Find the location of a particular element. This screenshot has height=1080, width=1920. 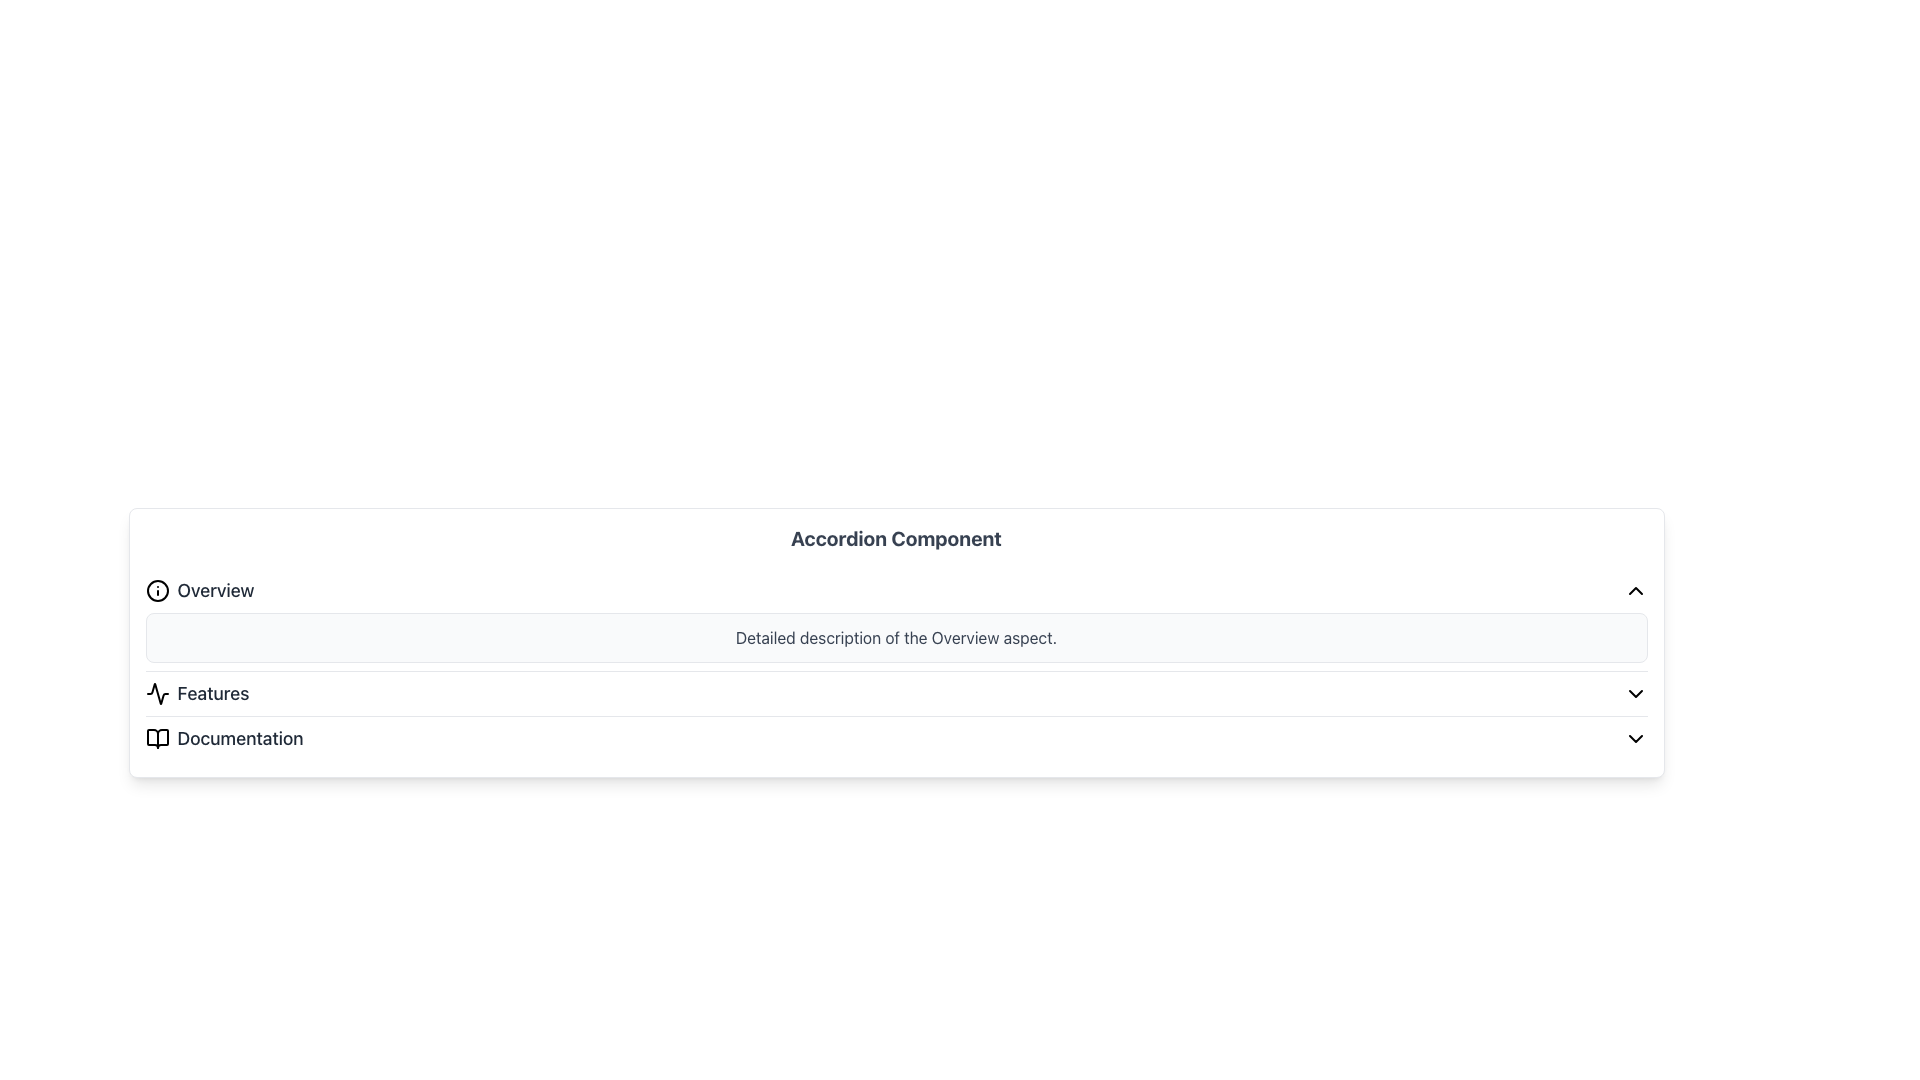

the third item in the vertical list labeled as a Label with an associated icon is located at coordinates (224, 739).